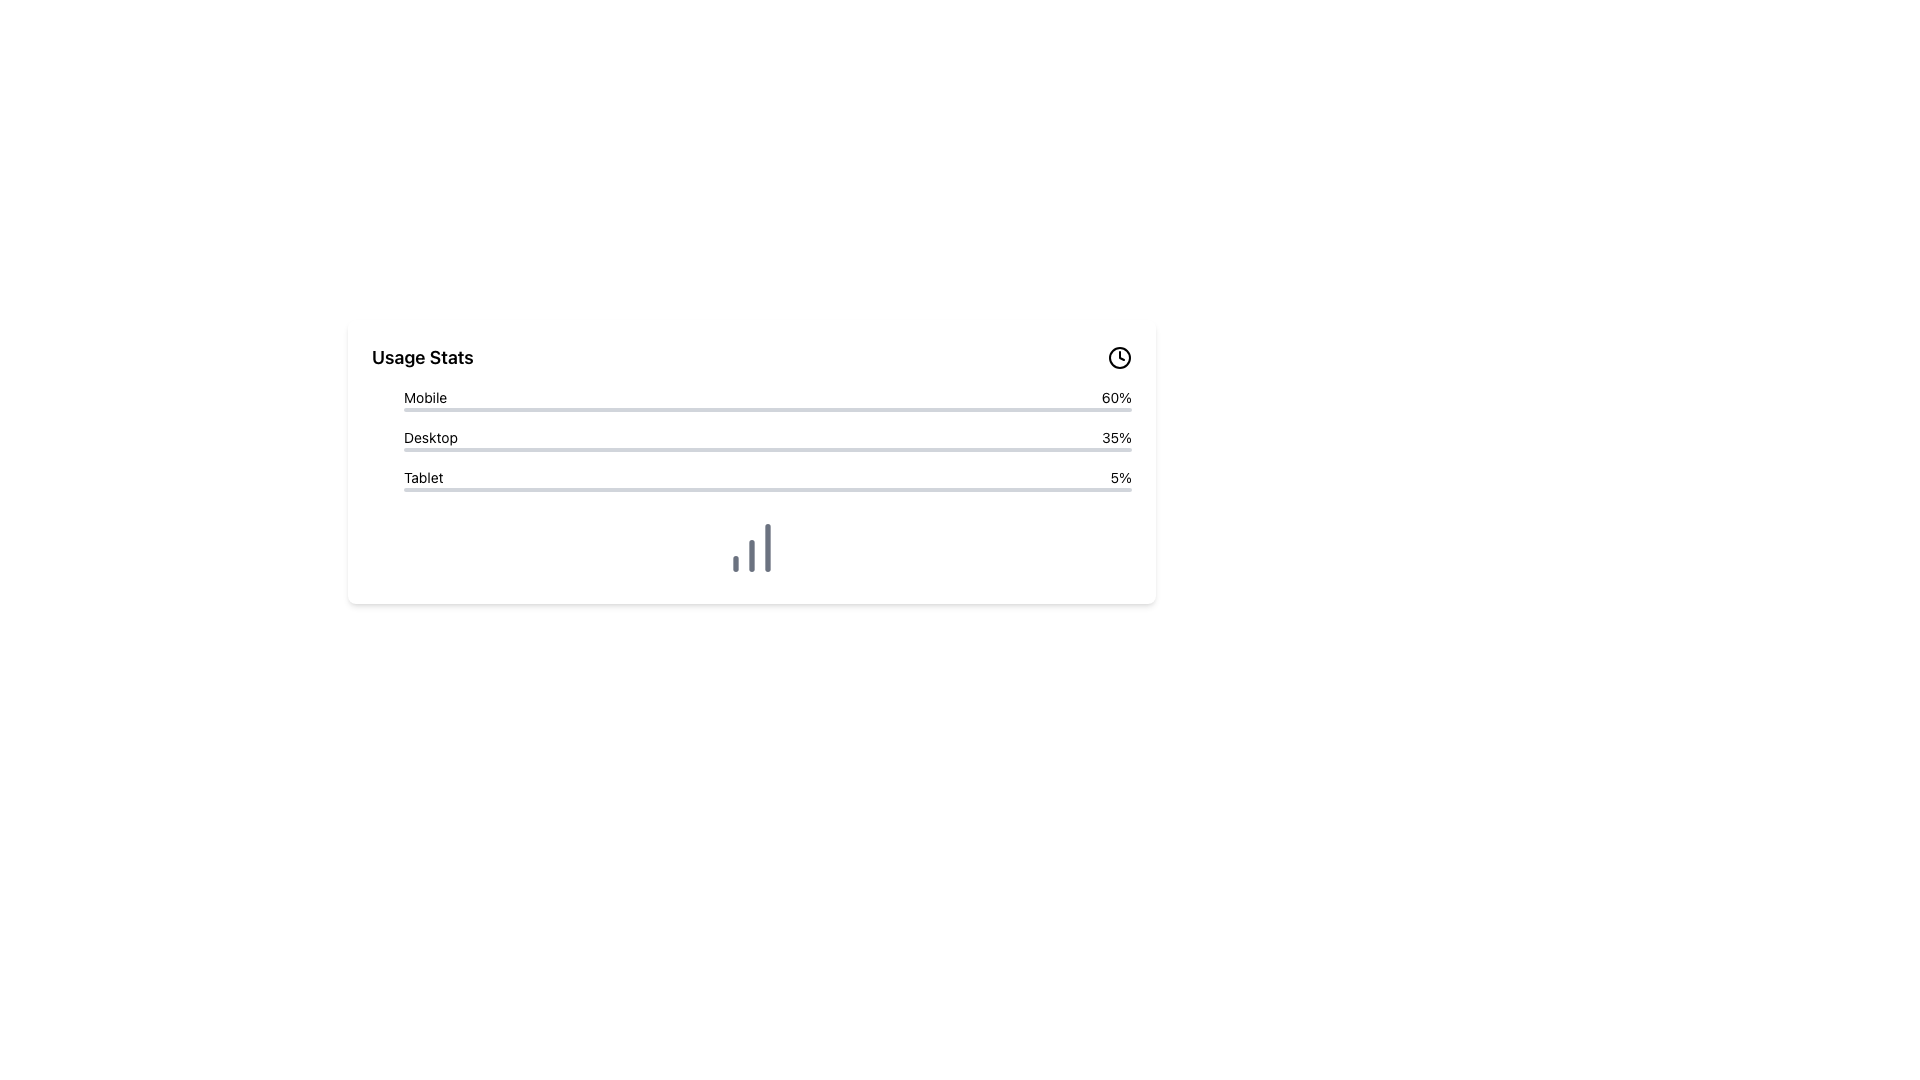 This screenshot has width=1920, height=1080. I want to click on width proportion of the Progress Bar that visually represents 35% progress for the category 'Desktop', located below the text labels 'Desktop' and '35%', so click(767, 450).